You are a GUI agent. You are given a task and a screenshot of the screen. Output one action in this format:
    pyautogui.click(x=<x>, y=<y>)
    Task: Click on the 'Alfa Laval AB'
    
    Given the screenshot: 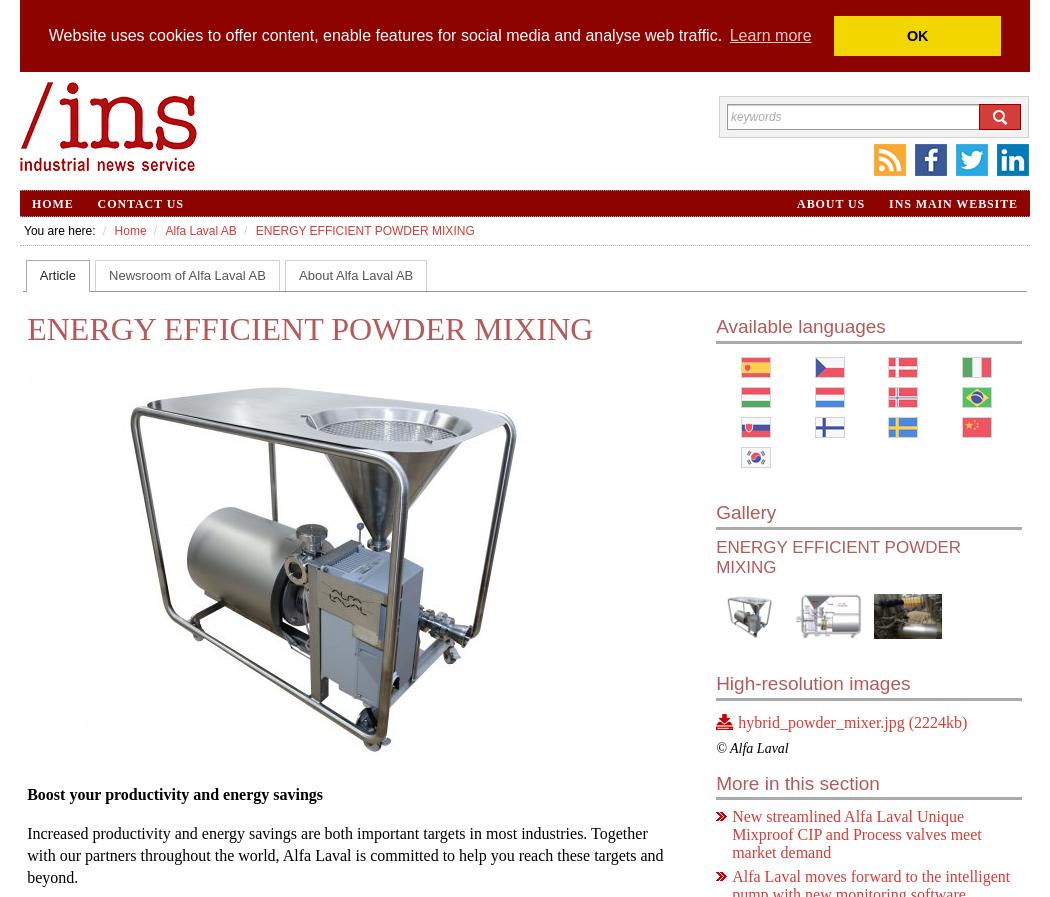 What is the action you would take?
    pyautogui.click(x=164, y=229)
    